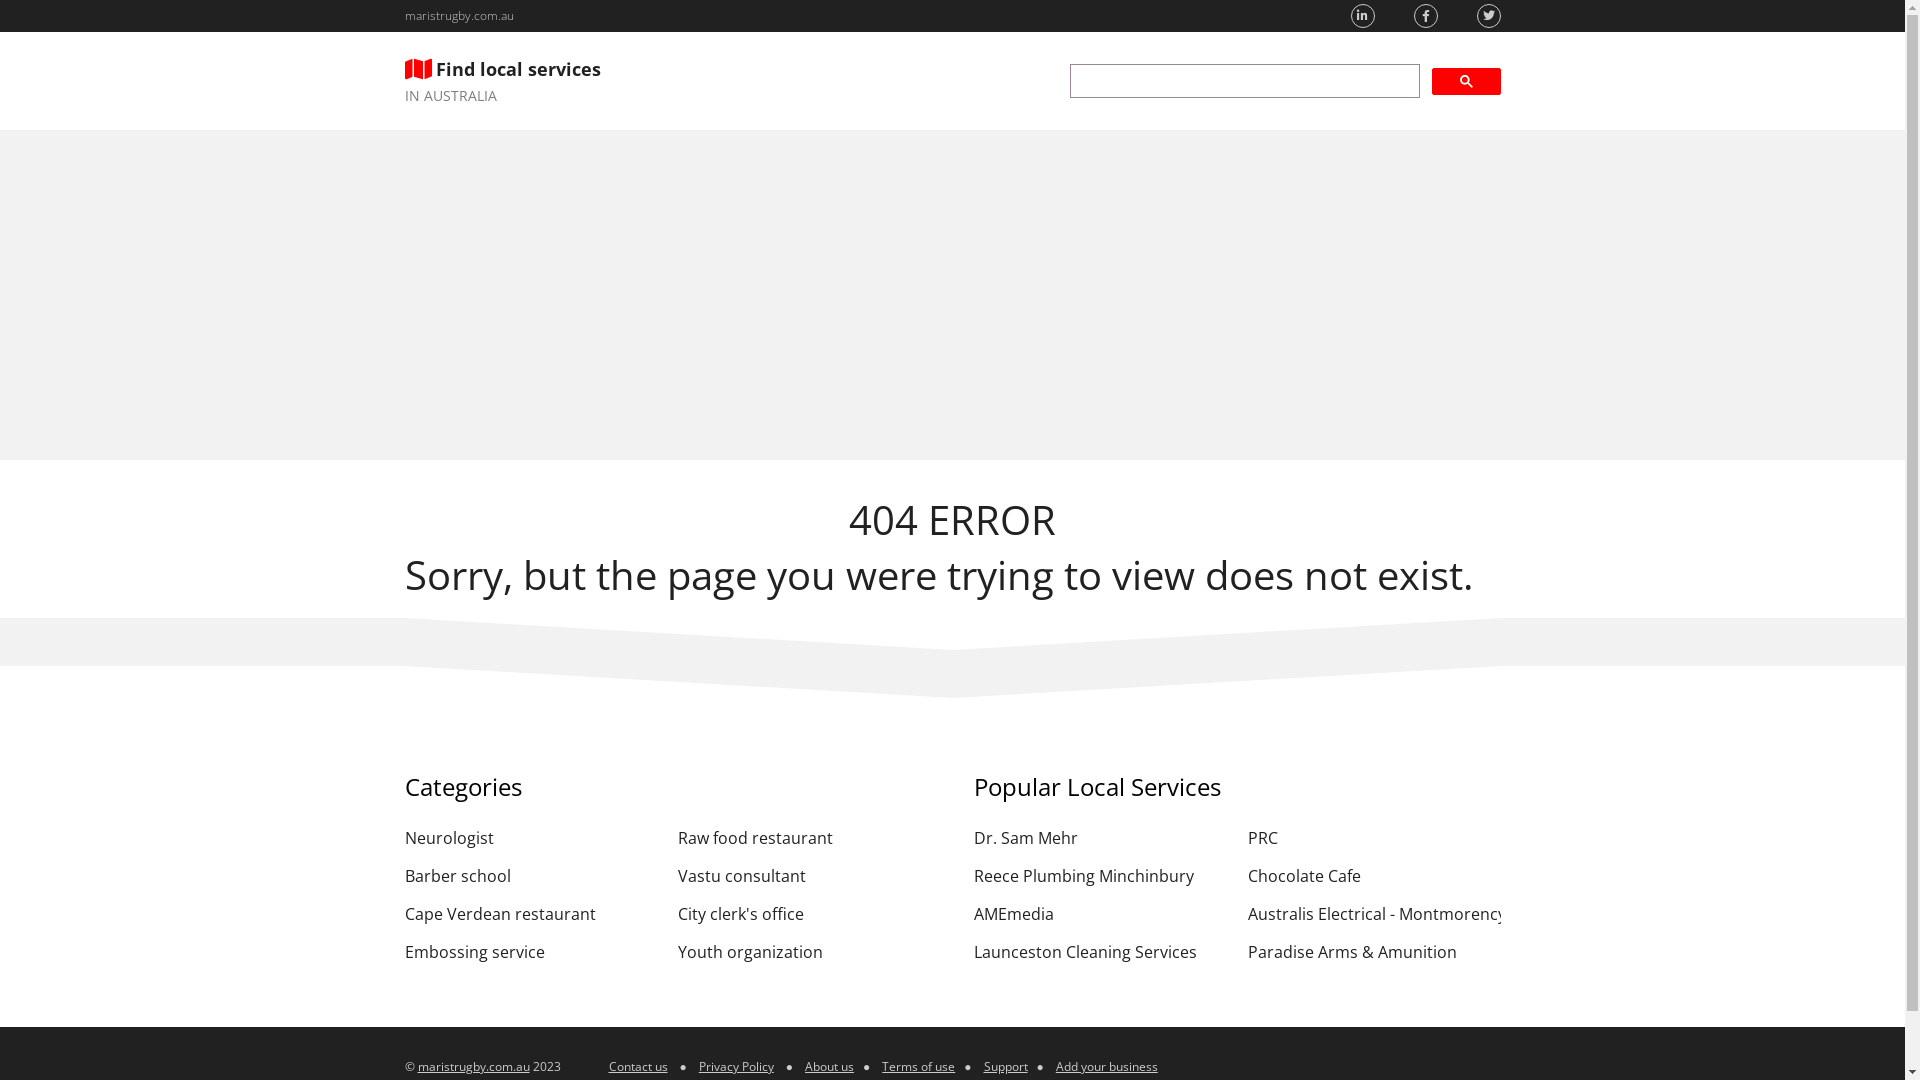  I want to click on 'Vastu consultant', so click(804, 874).